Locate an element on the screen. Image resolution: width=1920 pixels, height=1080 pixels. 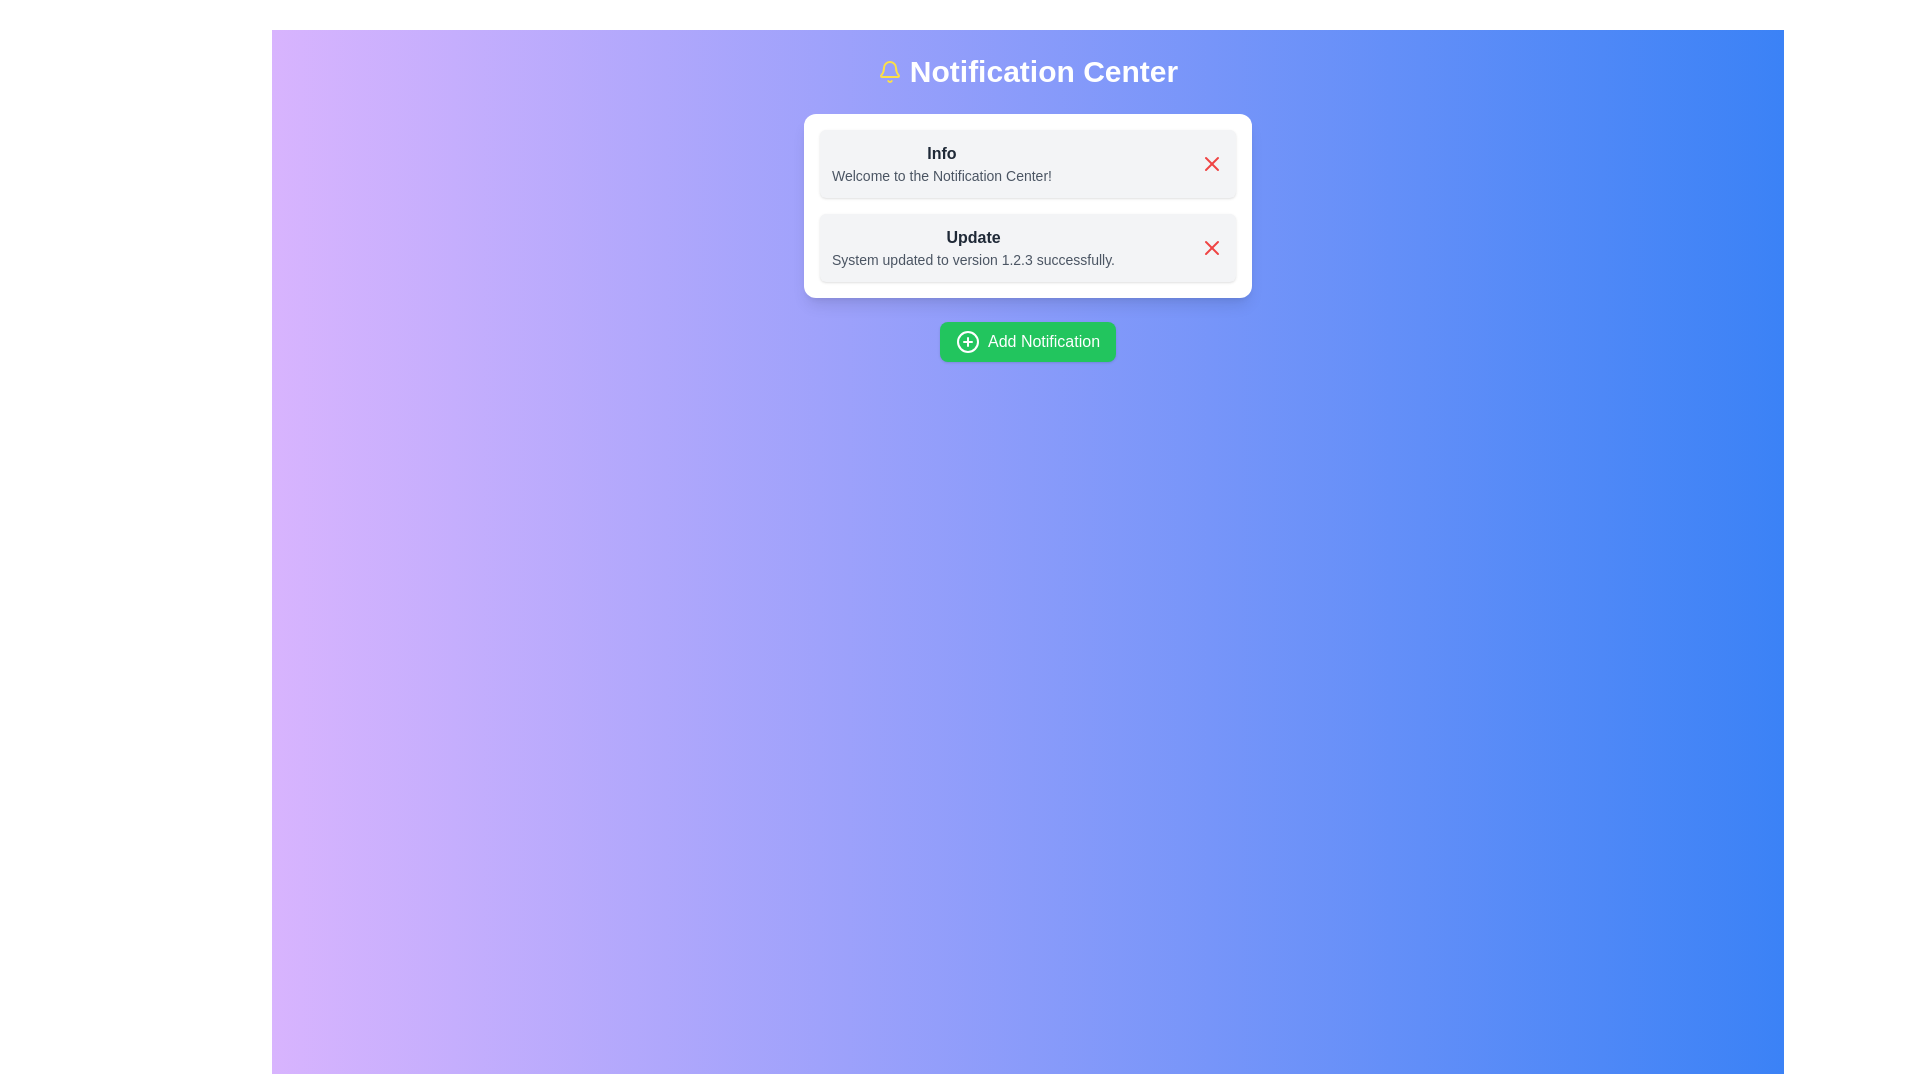
the circular icon with a green background and a white border that contains a plus sign, located to the left of the 'Add Notification' button is located at coordinates (968, 341).